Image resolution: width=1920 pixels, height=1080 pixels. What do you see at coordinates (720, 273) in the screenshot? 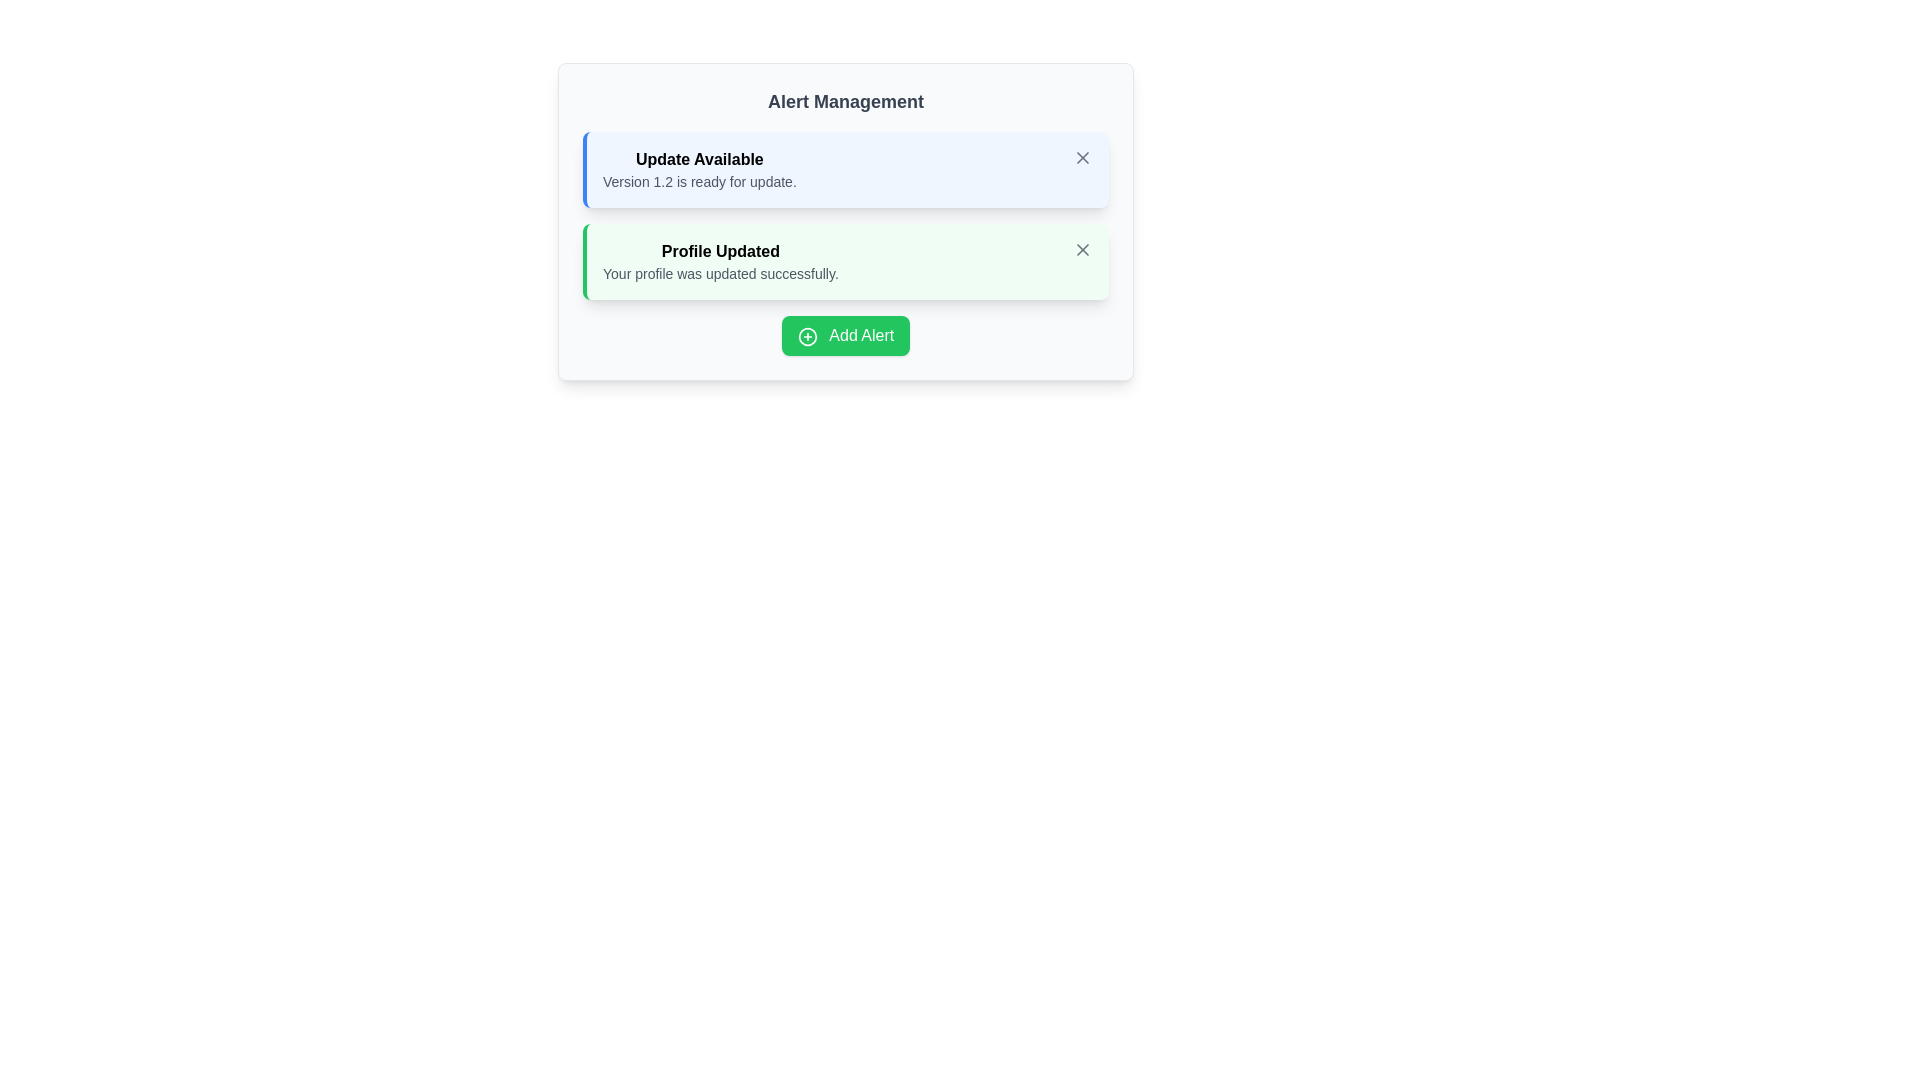
I see `the text label that reads 'Your profile was updated successfully.' which is styled in gray and positioned under the heading 'Profile Updated' in the notification section` at bounding box center [720, 273].